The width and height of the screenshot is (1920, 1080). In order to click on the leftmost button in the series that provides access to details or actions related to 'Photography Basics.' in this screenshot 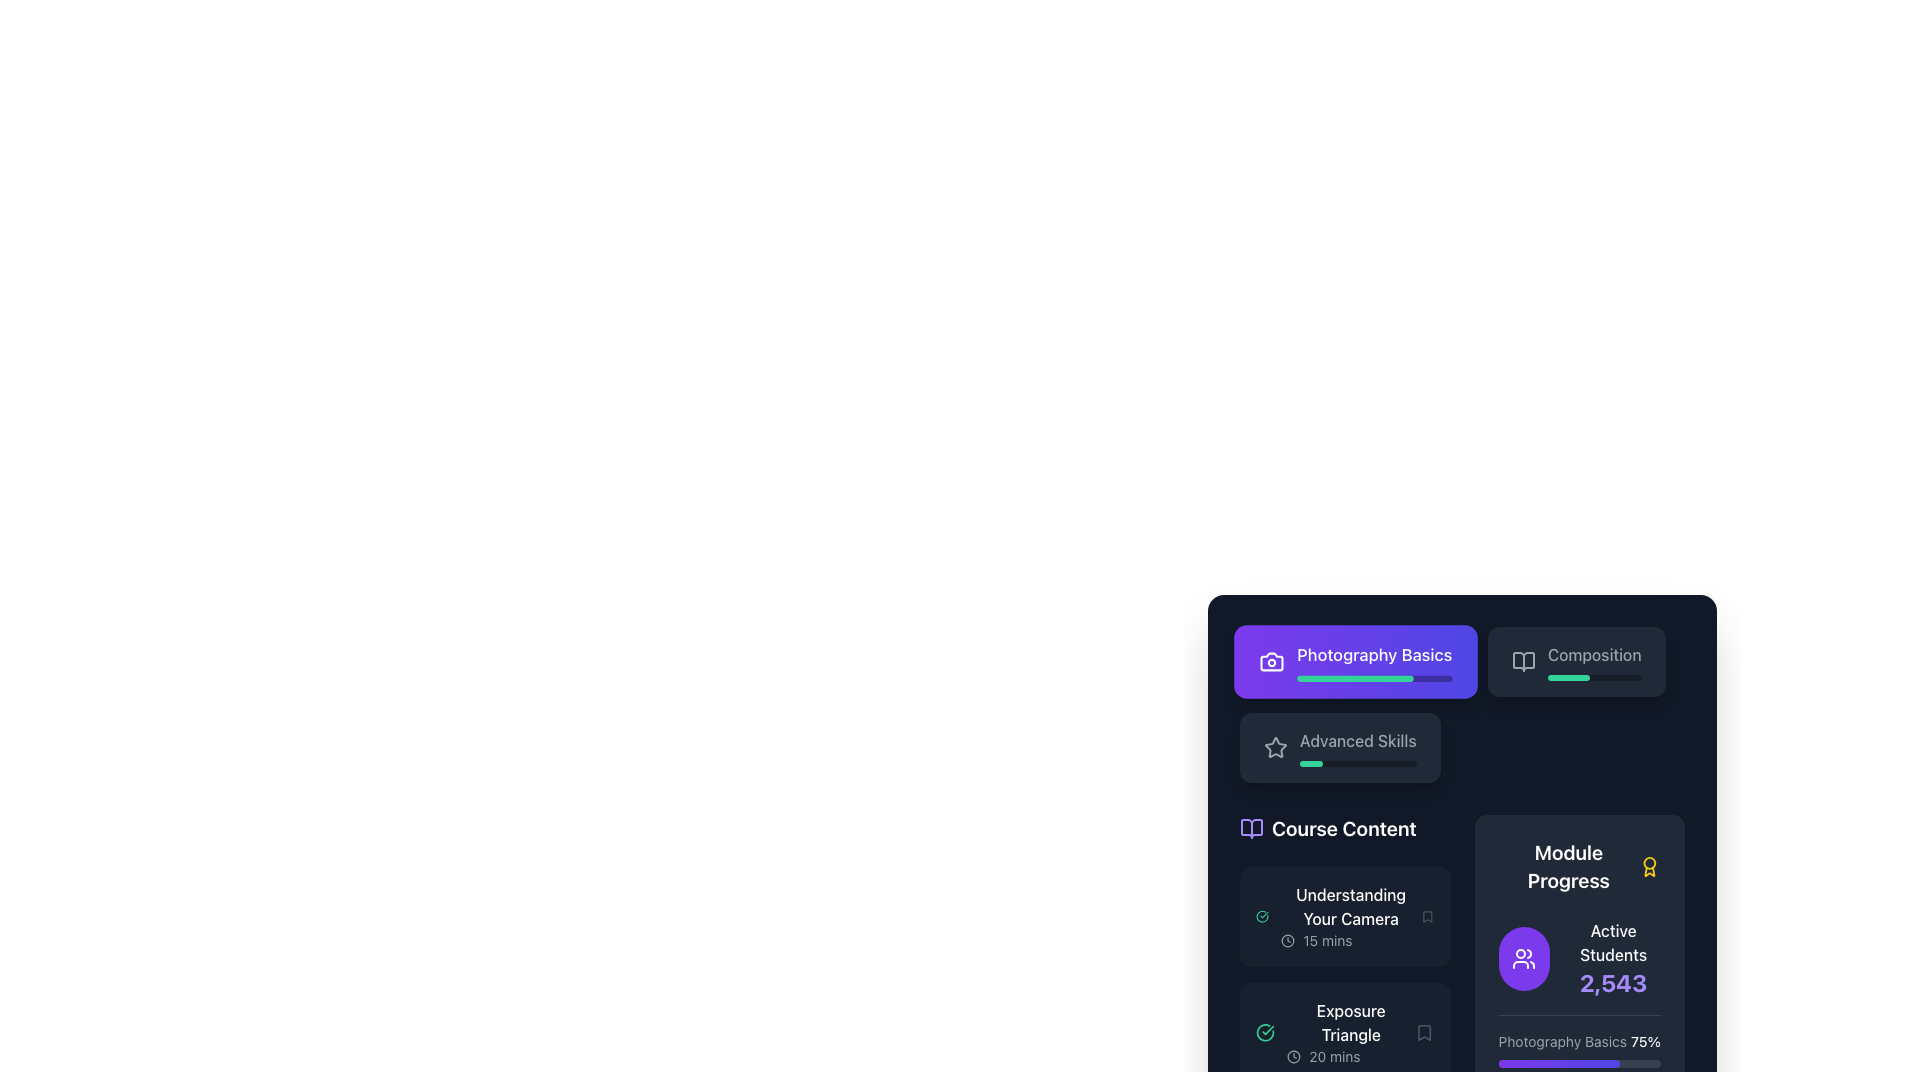, I will do `click(1372, 662)`.